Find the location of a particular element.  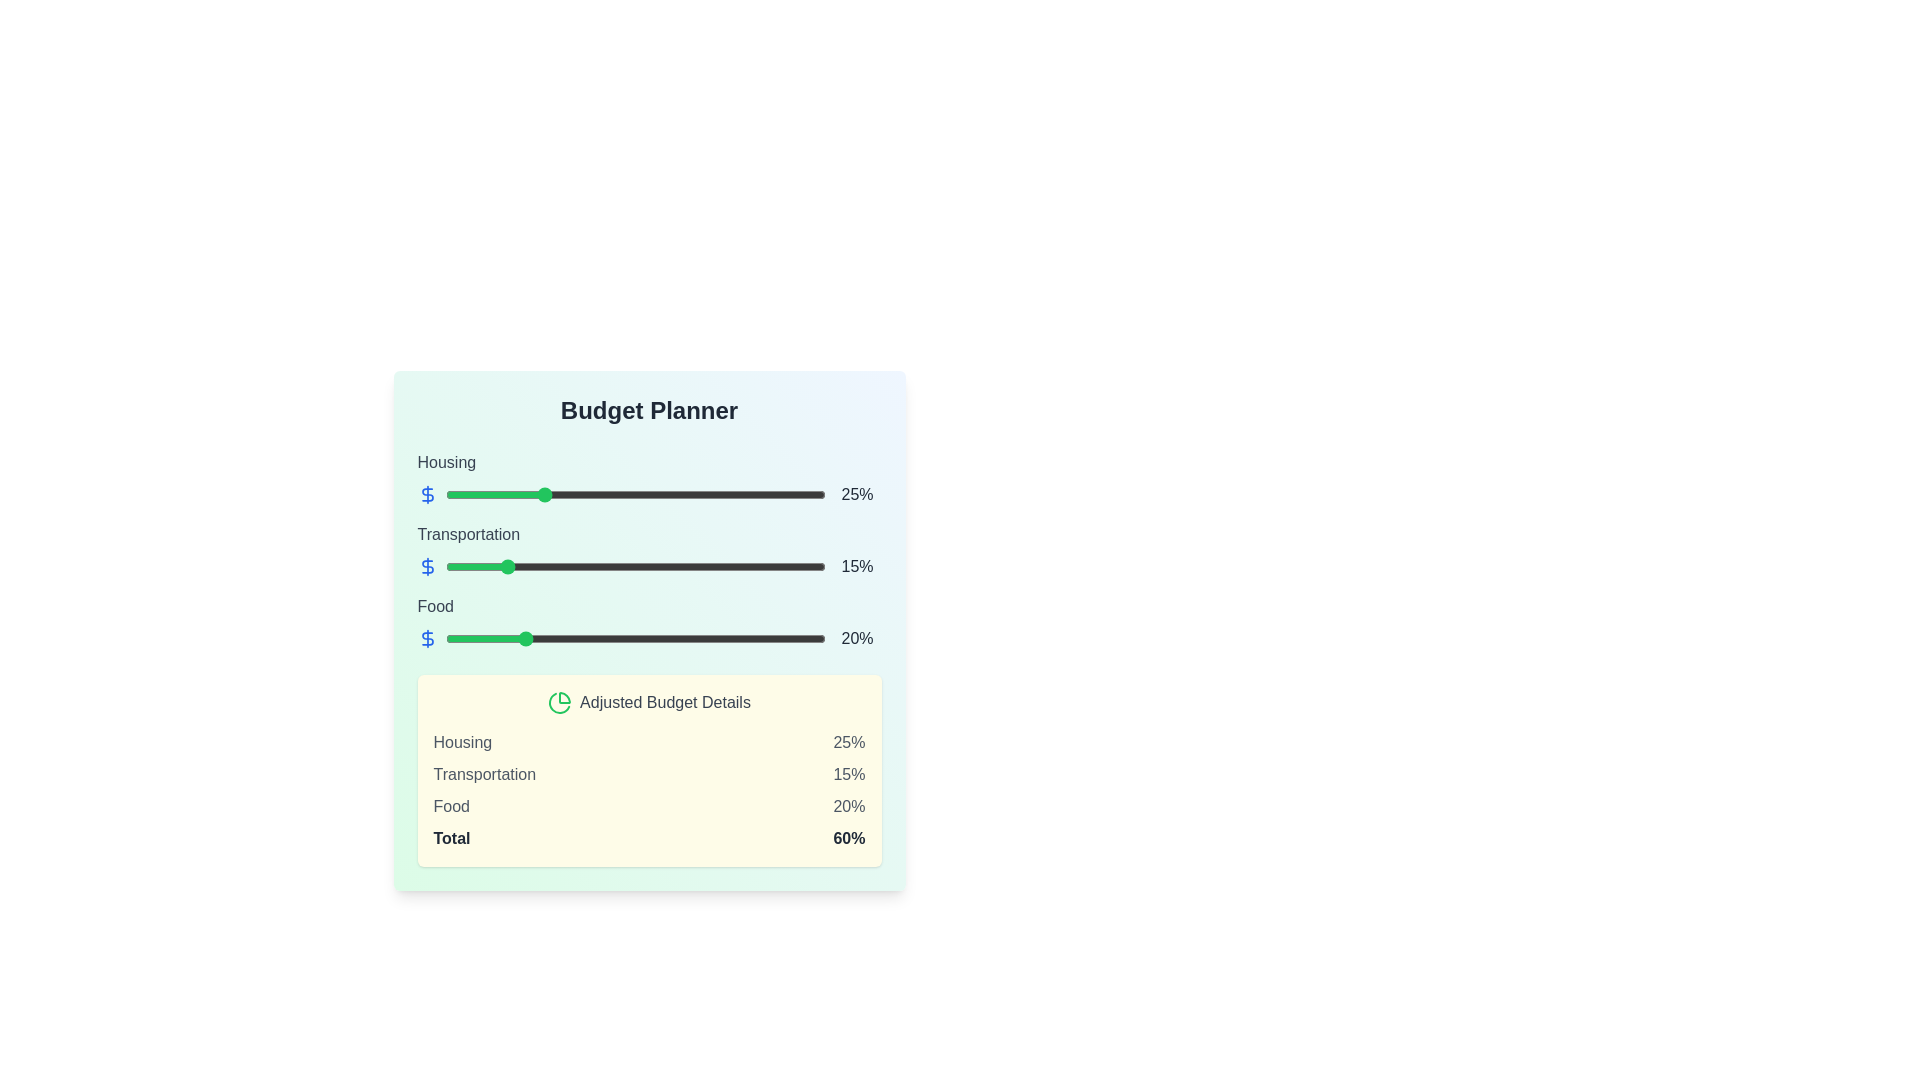

the housing budget percentage is located at coordinates (452, 494).